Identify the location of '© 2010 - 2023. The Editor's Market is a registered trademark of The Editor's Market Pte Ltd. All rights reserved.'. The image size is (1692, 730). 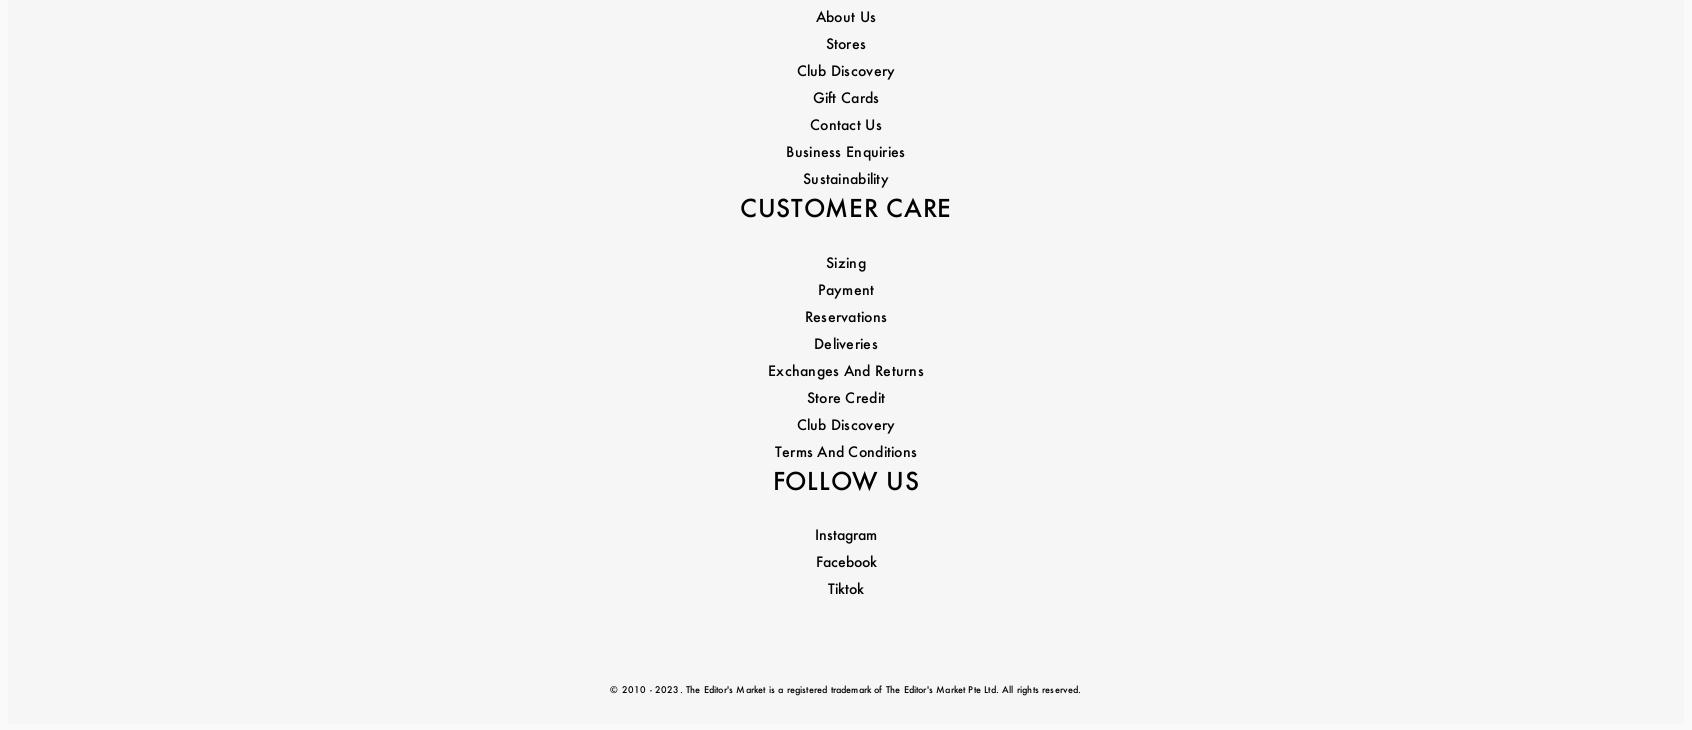
(608, 529).